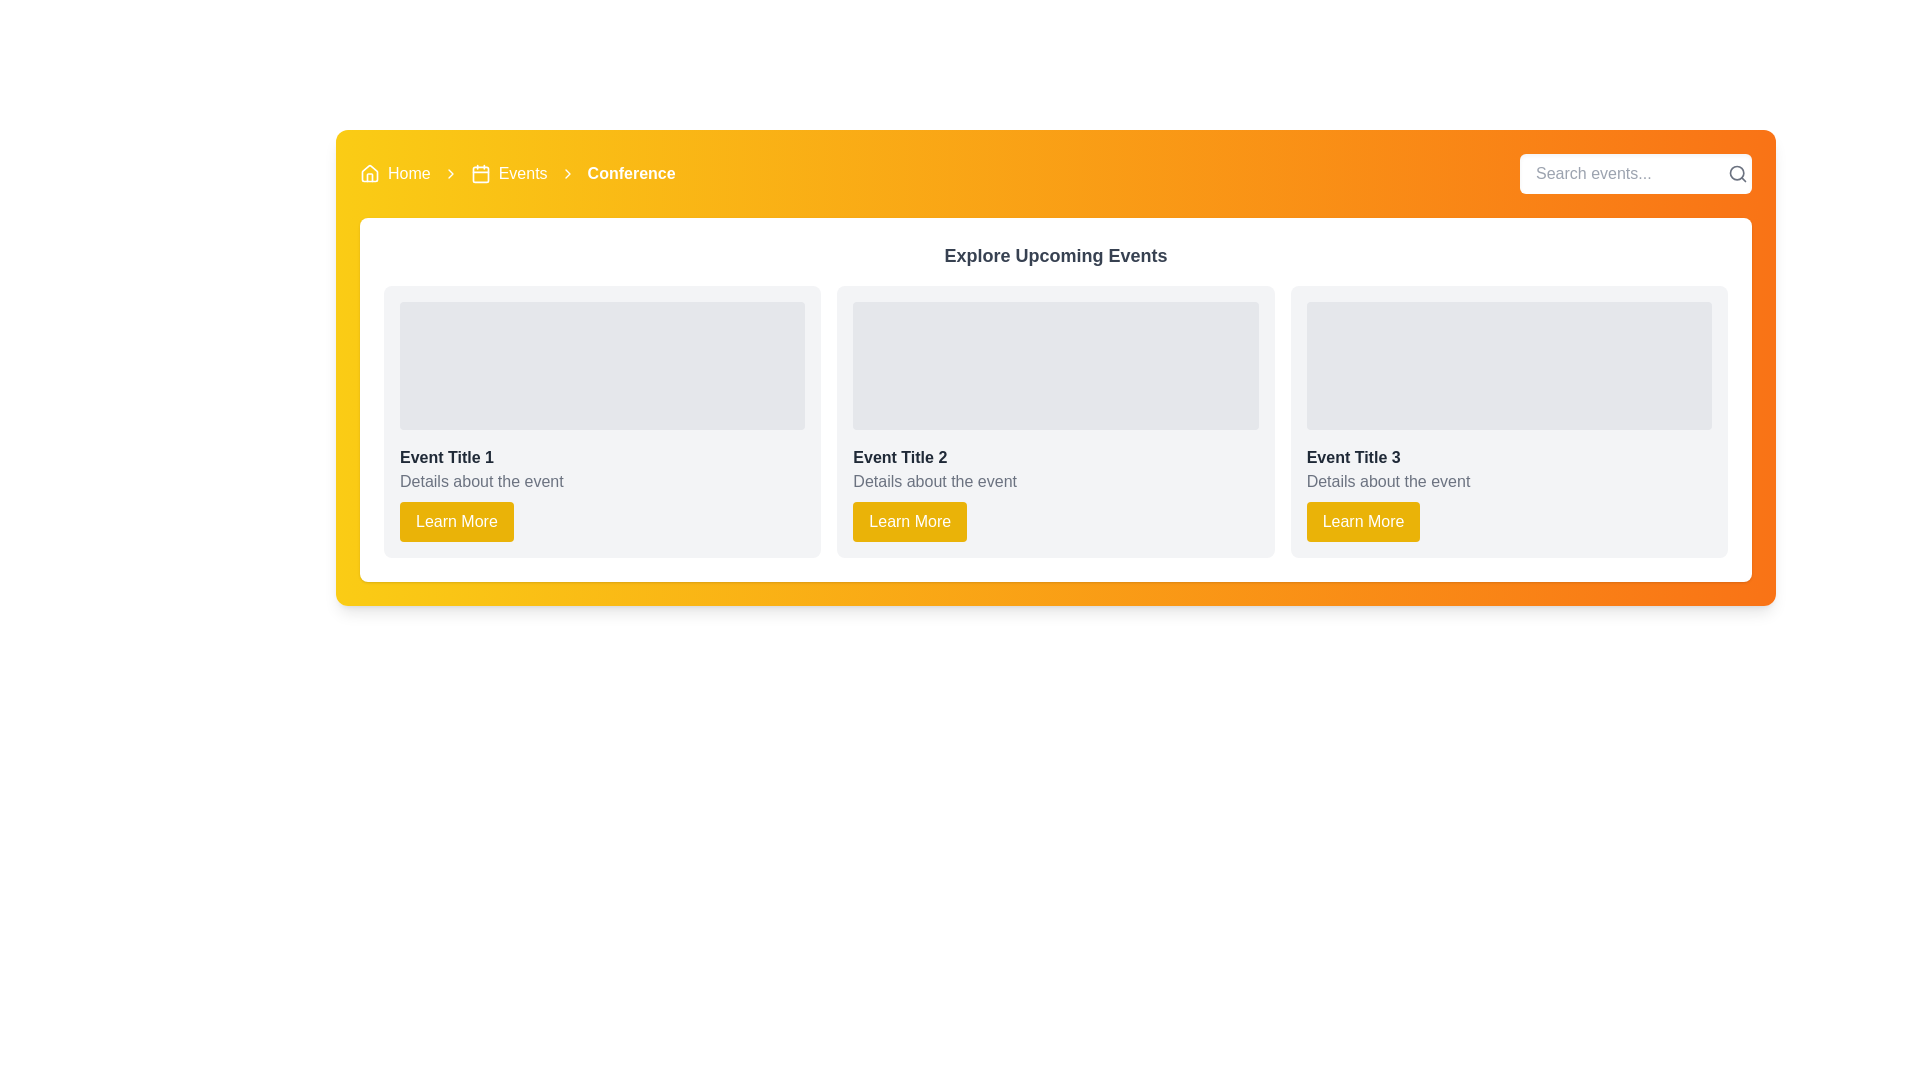 The image size is (1920, 1080). Describe the element at coordinates (1736, 172) in the screenshot. I see `the interactive button with a search icon located in the top-right corner of the layout to initiate a search` at that location.